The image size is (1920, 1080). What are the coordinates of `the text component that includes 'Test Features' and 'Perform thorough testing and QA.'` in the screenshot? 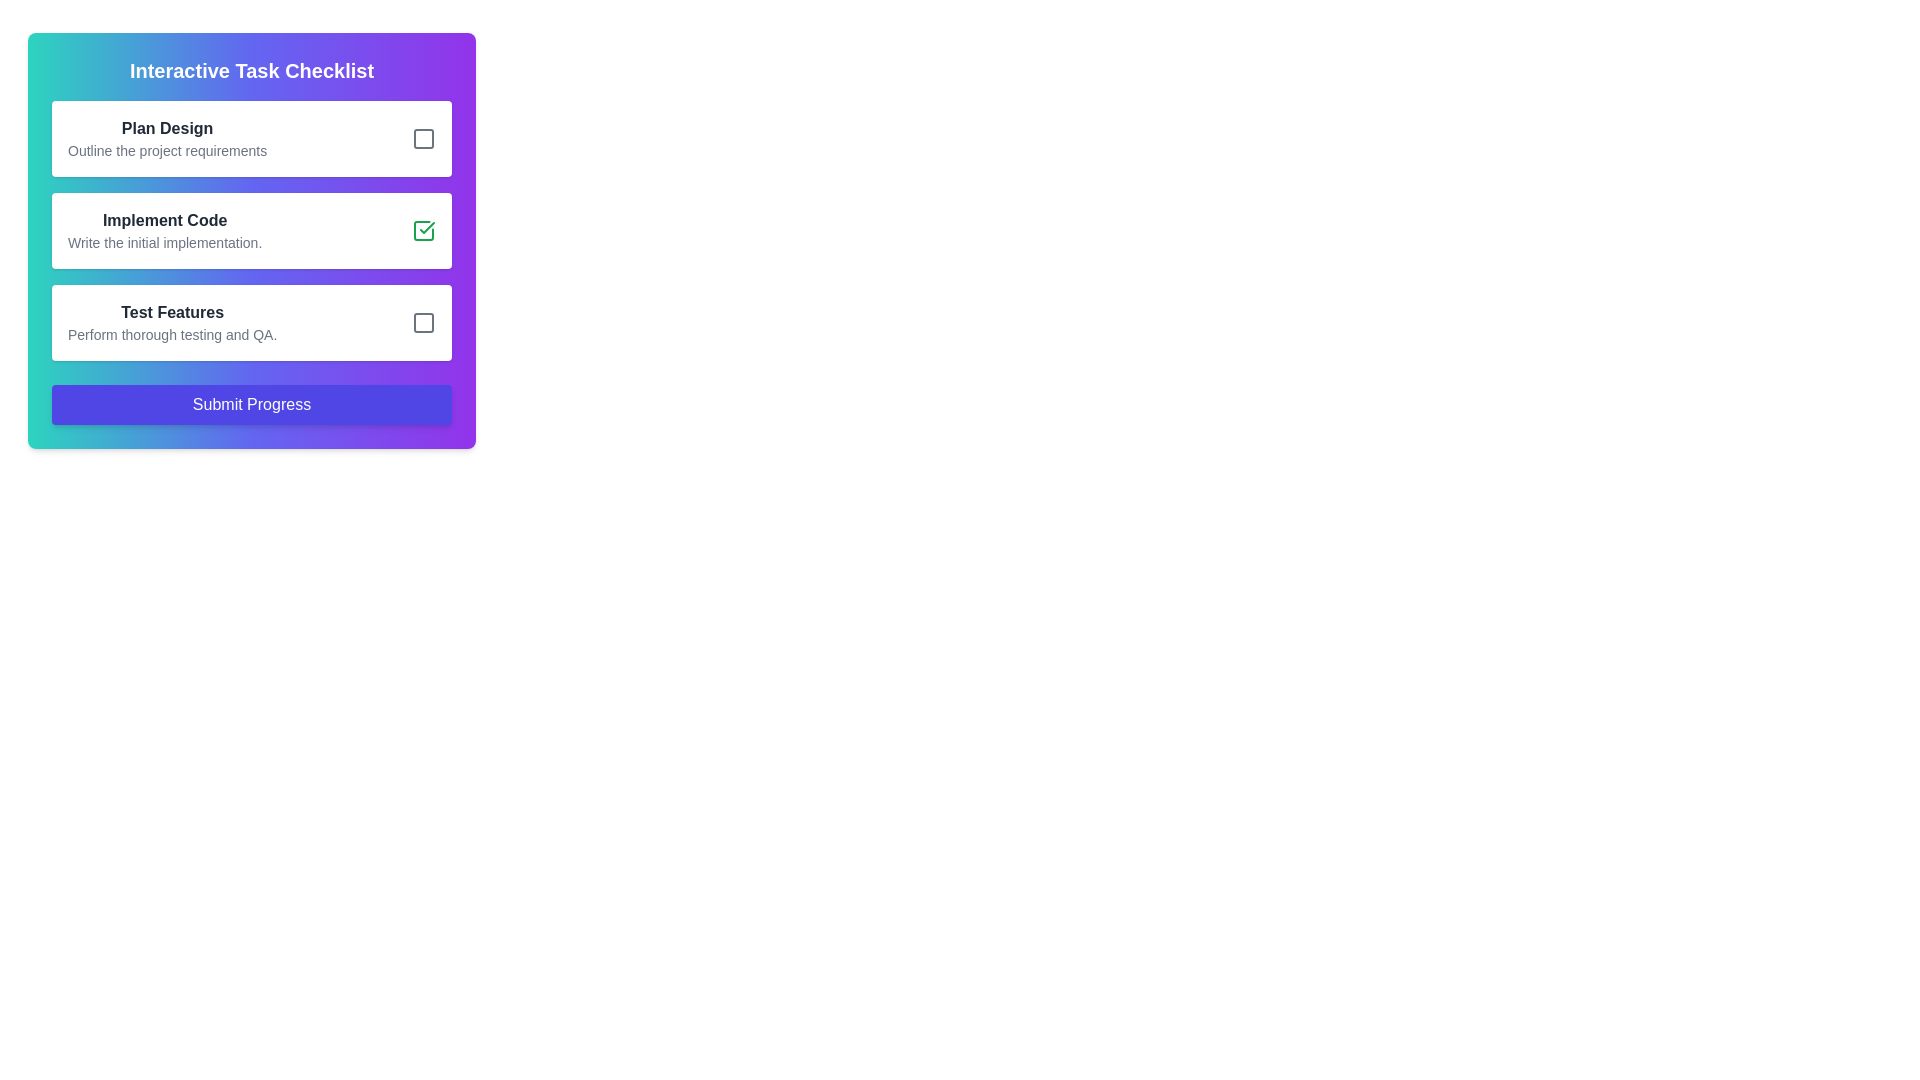 It's located at (172, 322).